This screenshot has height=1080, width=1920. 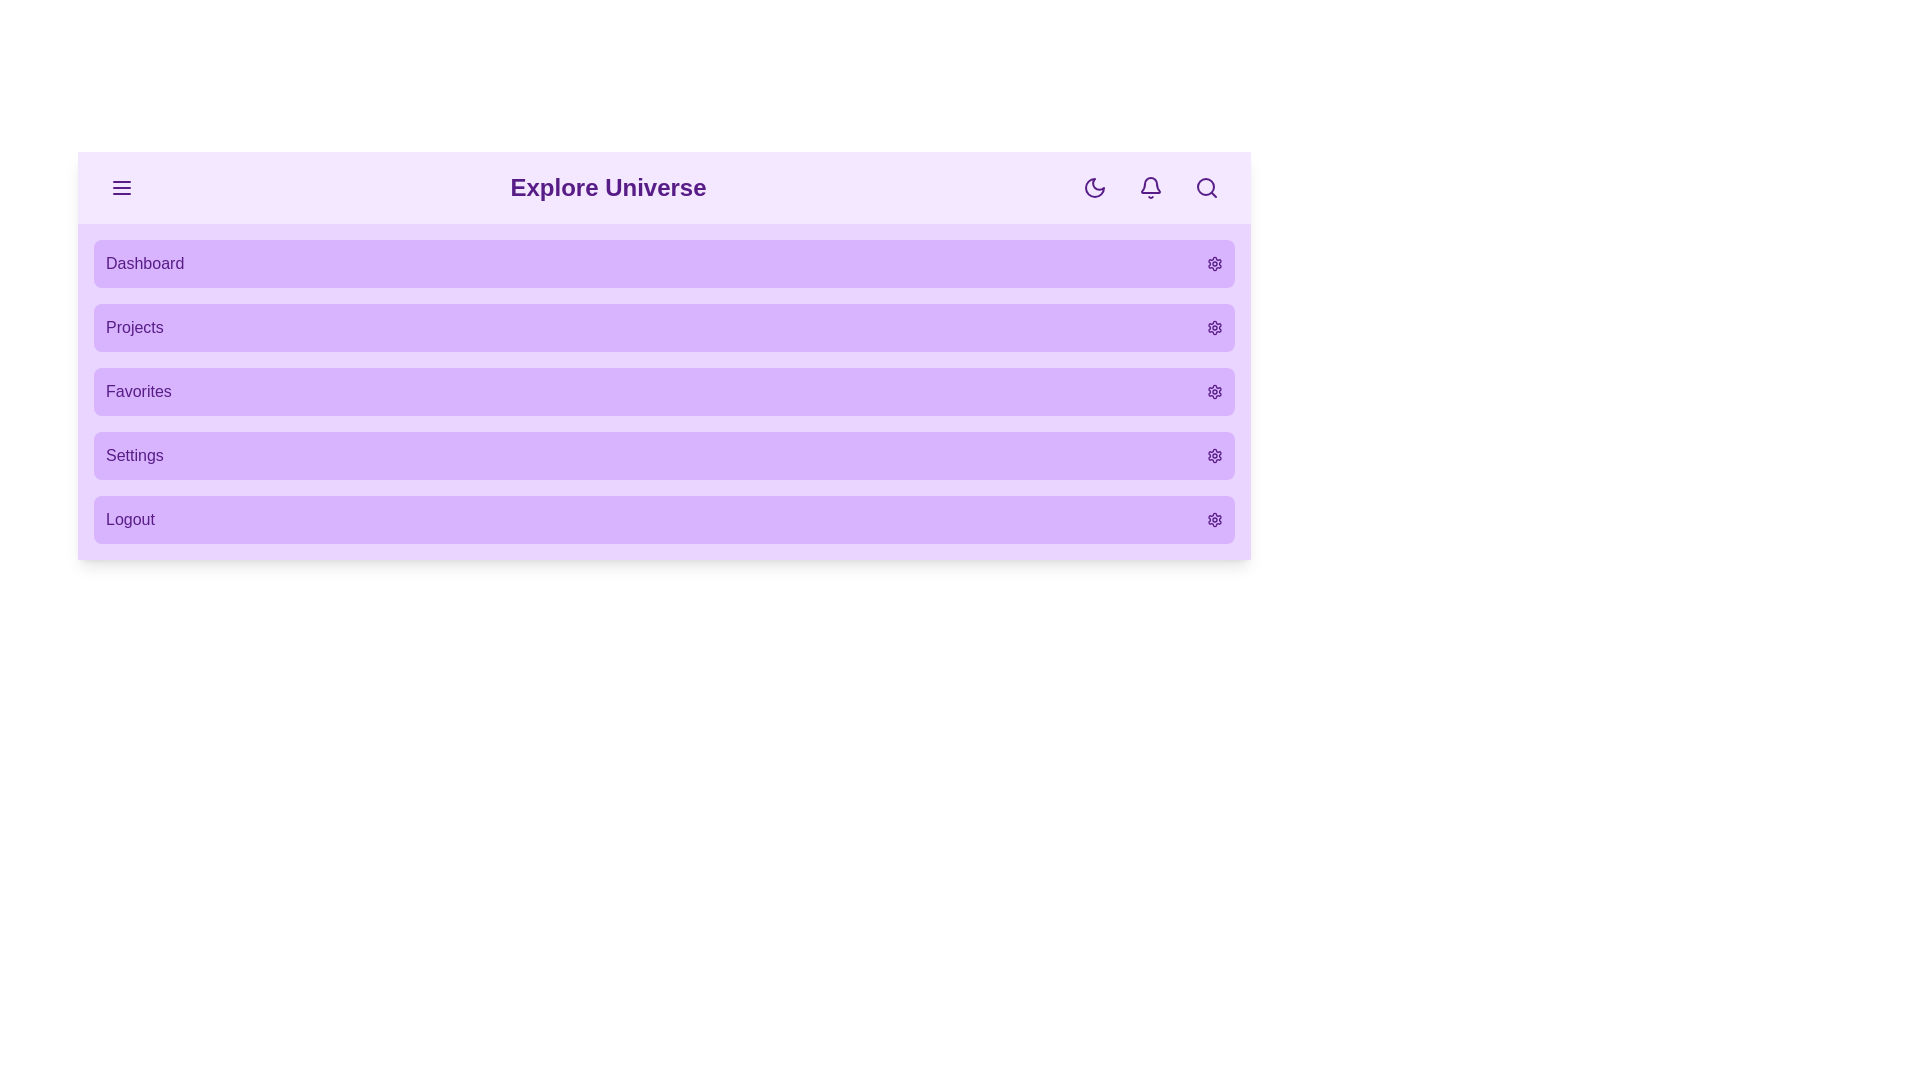 What do you see at coordinates (1213, 455) in the screenshot?
I see `the settings icon for the menu item labeled Settings` at bounding box center [1213, 455].